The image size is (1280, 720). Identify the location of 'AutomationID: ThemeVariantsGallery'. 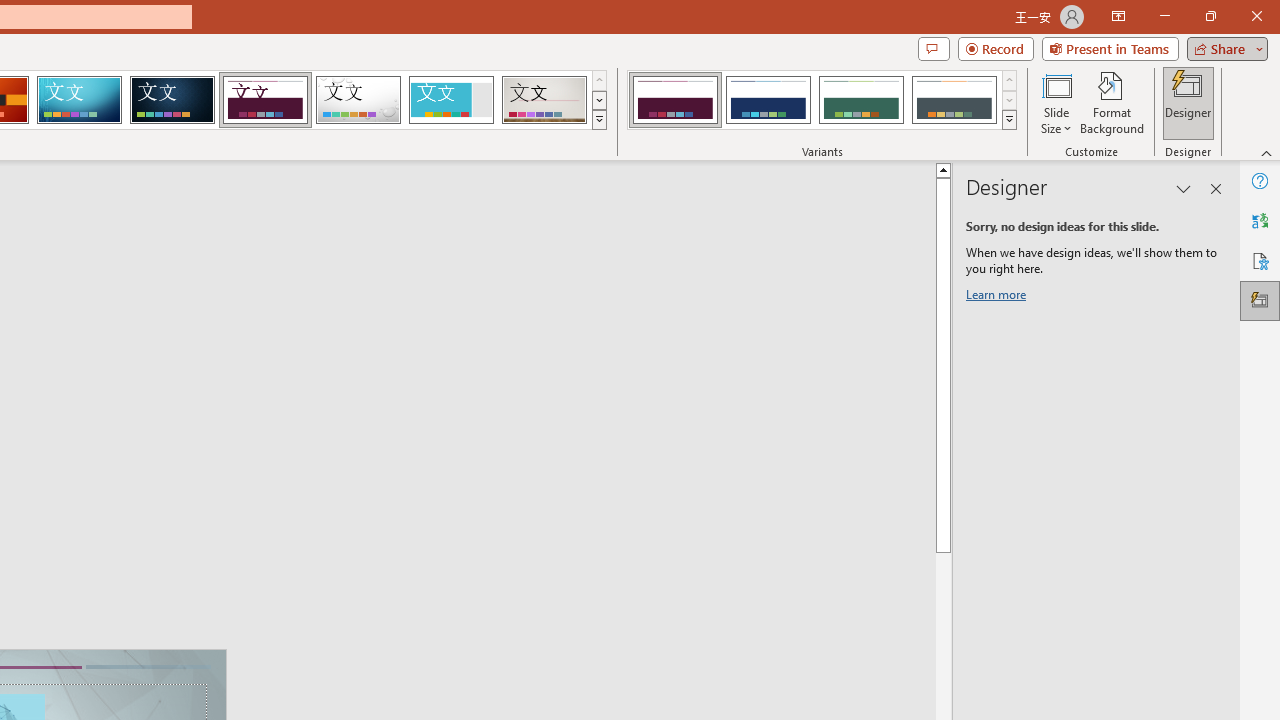
(823, 100).